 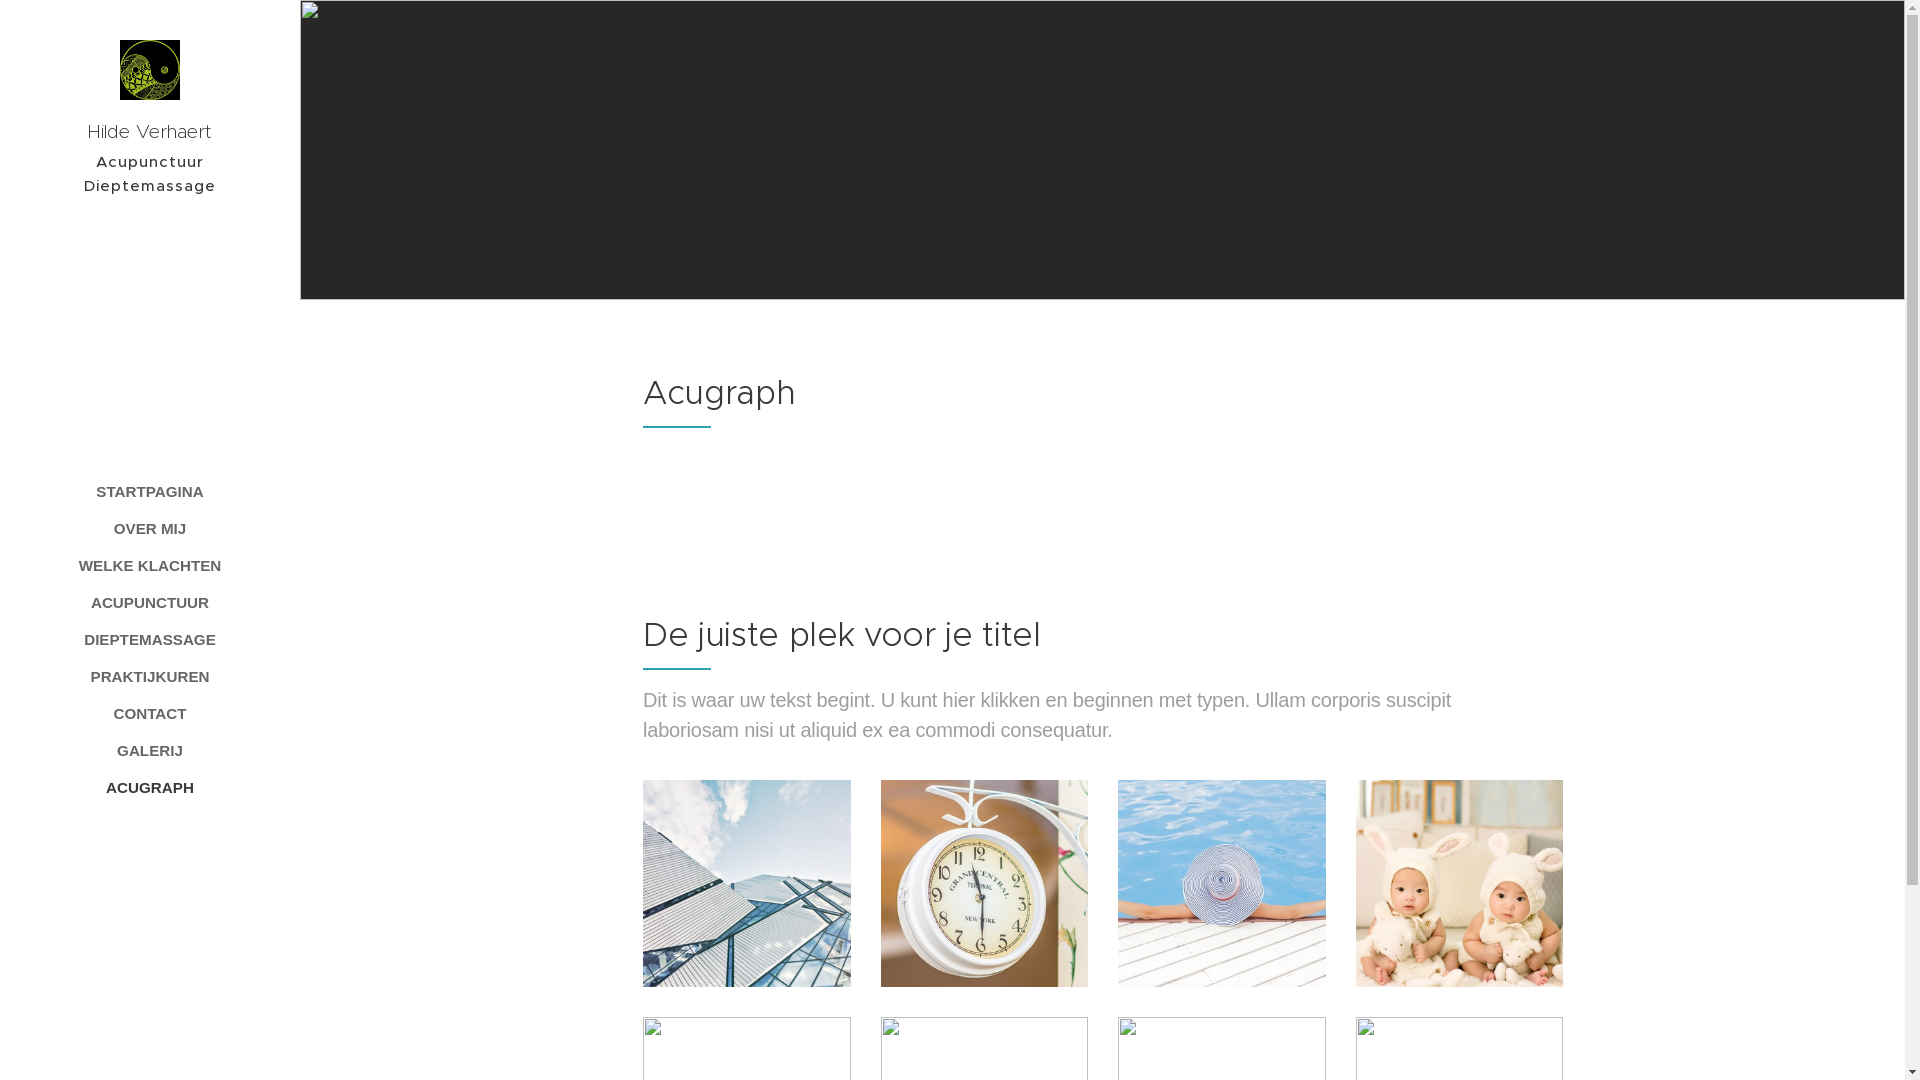 What do you see at coordinates (148, 527) in the screenshot?
I see `'OVER MIJ'` at bounding box center [148, 527].